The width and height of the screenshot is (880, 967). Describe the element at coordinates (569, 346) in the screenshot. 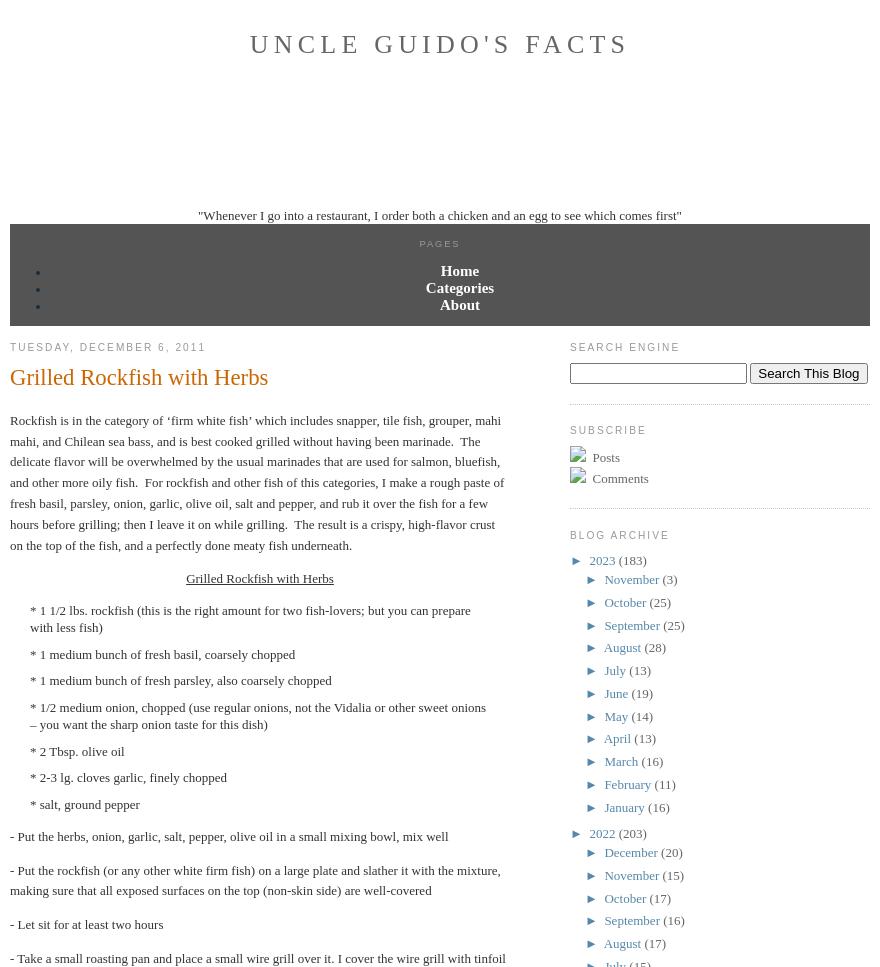

I see `'Search Engine'` at that location.